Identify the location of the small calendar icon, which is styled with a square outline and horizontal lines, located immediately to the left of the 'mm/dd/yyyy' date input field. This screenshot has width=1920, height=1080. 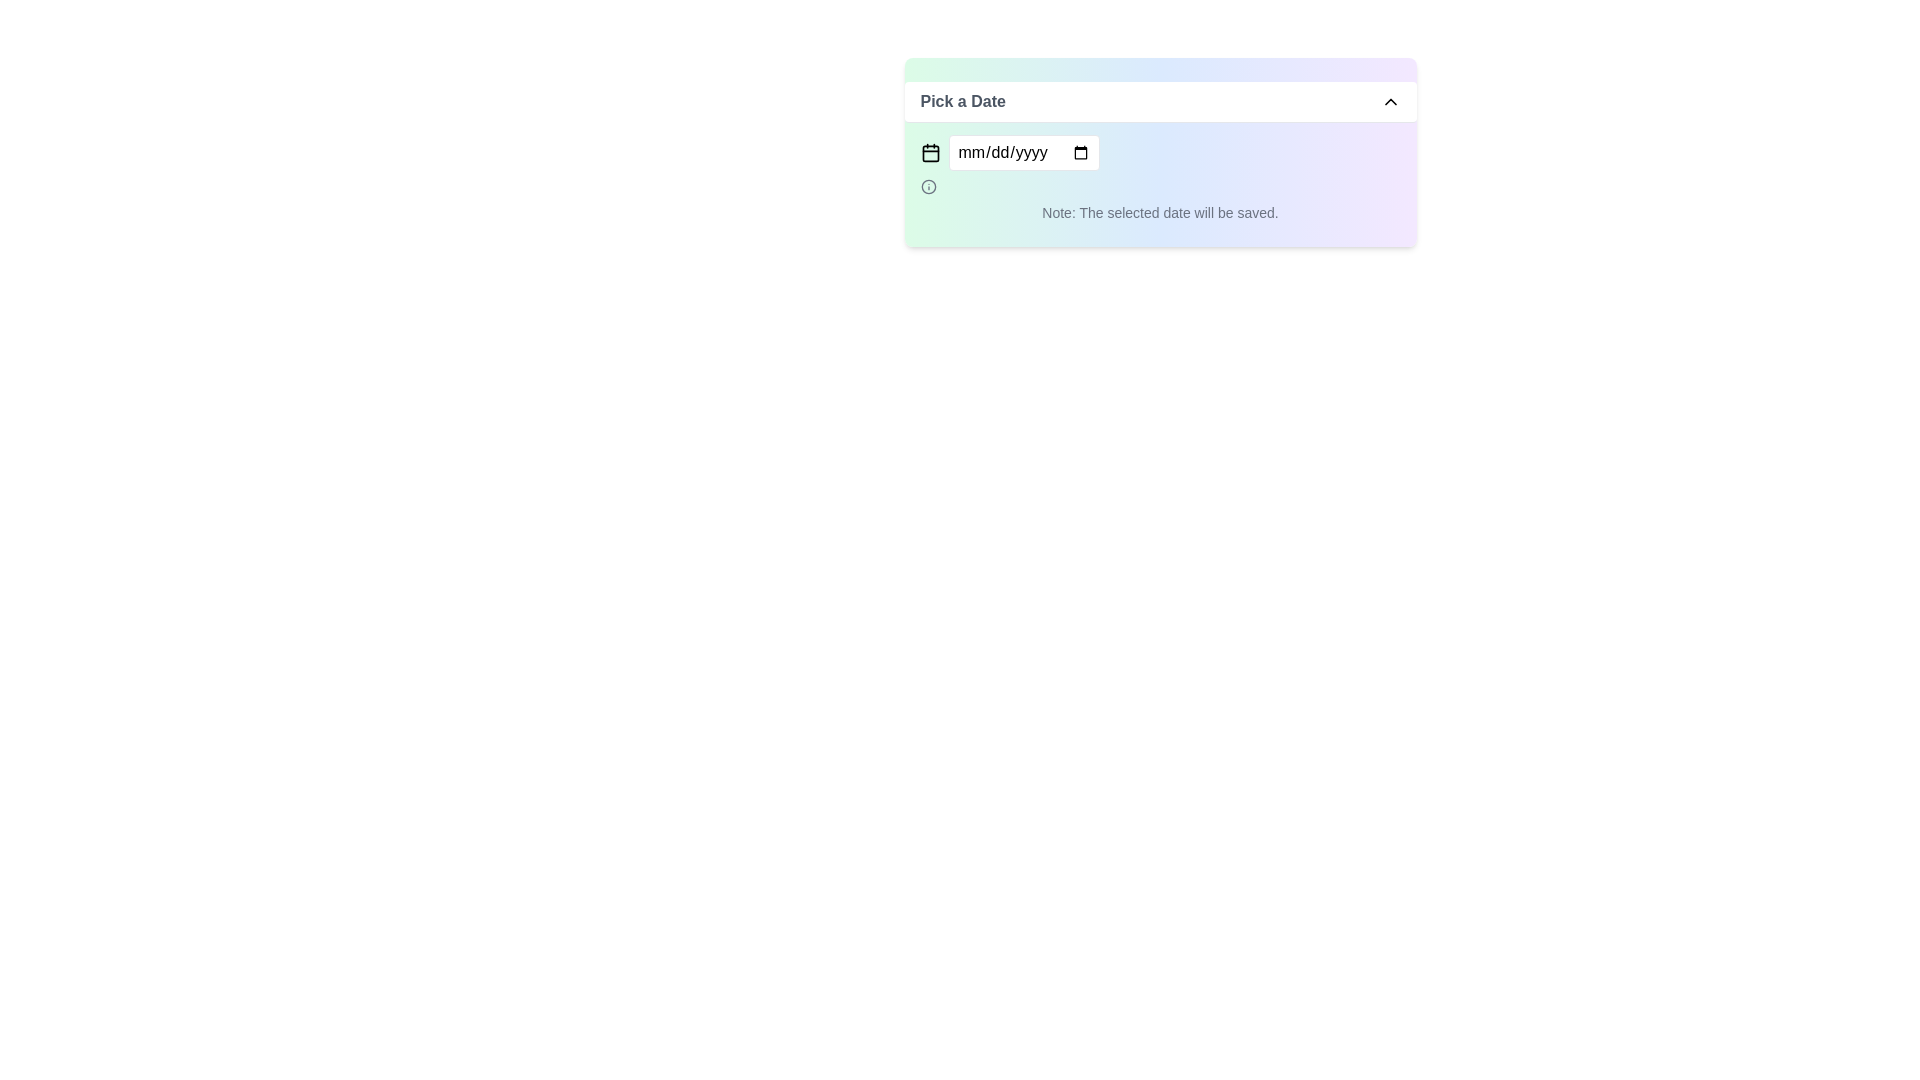
(929, 152).